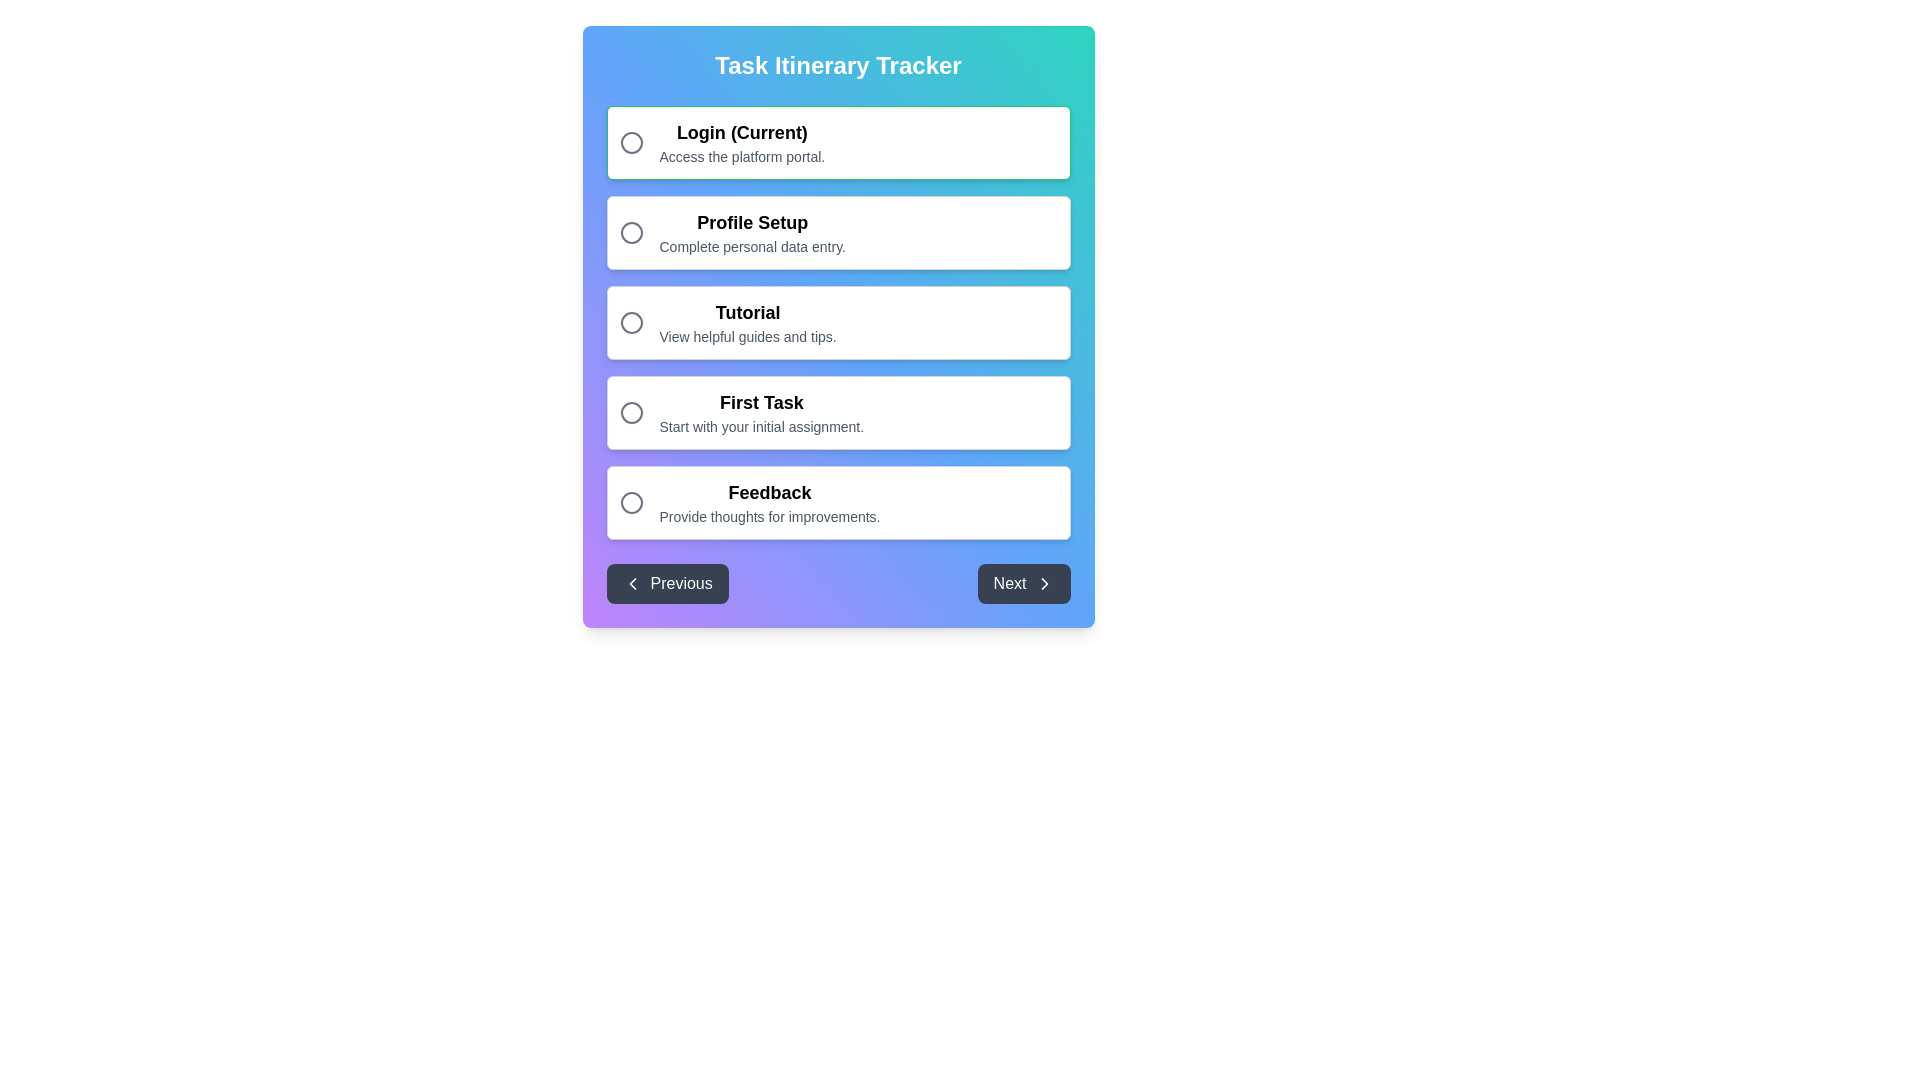  What do you see at coordinates (751, 223) in the screenshot?
I see `the title Text element that serves as a heading for the second item in the vertical list within the card-like UI, located between 'Login (Current)' and 'Tutorial'` at bounding box center [751, 223].